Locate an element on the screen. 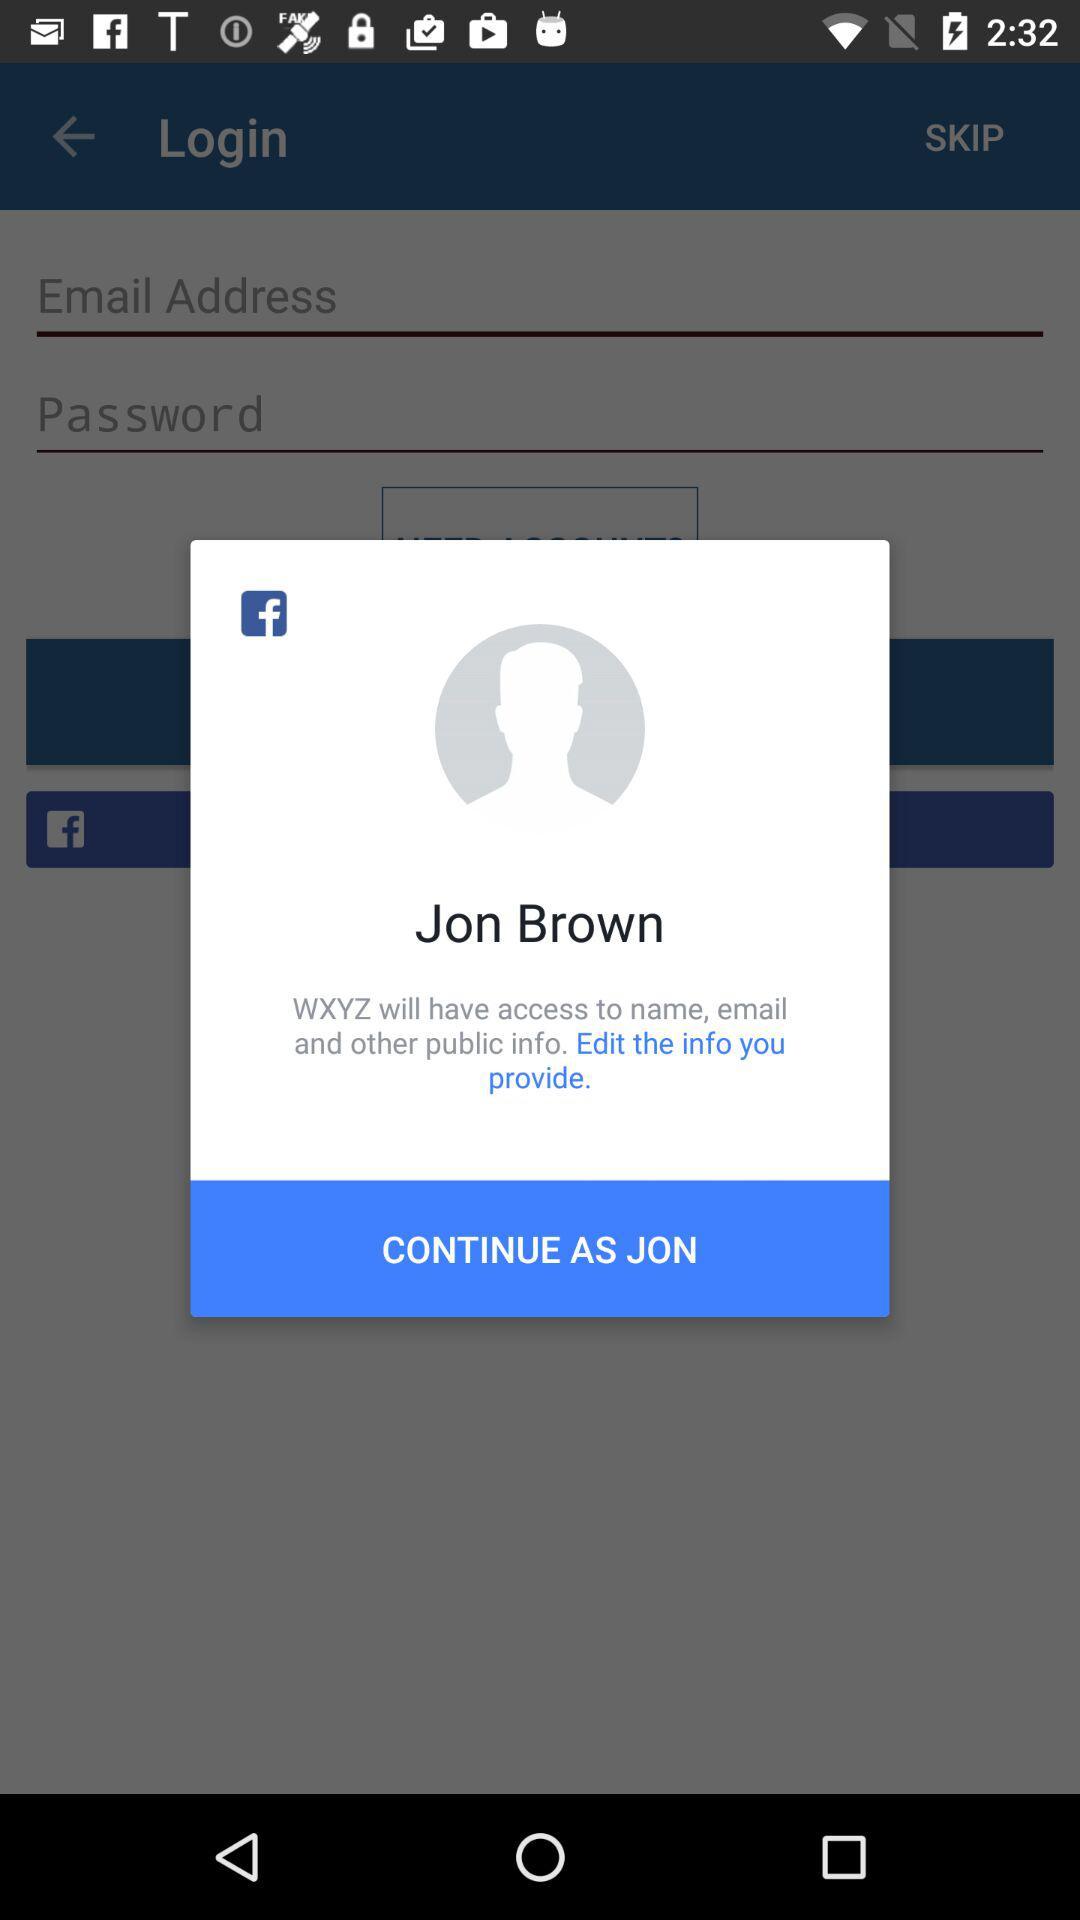 The width and height of the screenshot is (1080, 1920). wxyz will have is located at coordinates (540, 1041).